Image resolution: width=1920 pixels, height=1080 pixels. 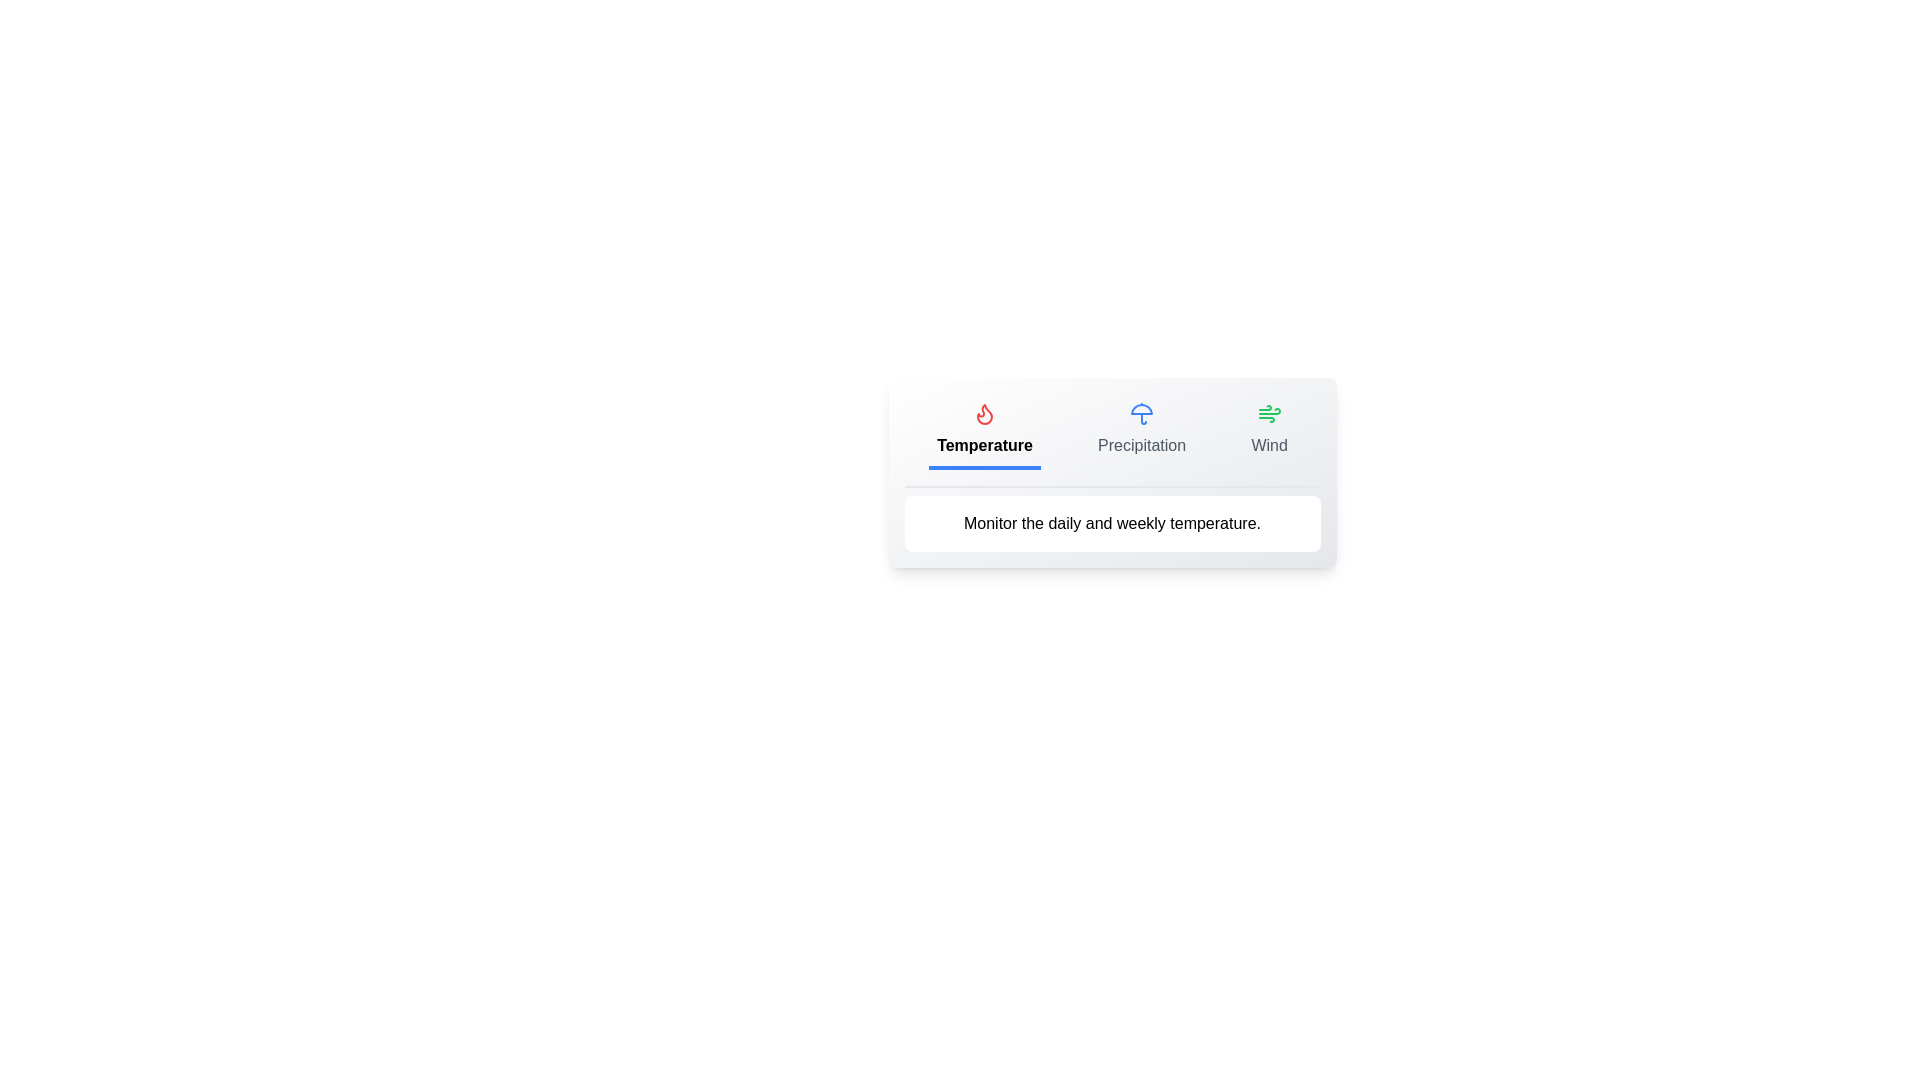 I want to click on the Precipitation tab to view its weather data, so click(x=1142, y=431).